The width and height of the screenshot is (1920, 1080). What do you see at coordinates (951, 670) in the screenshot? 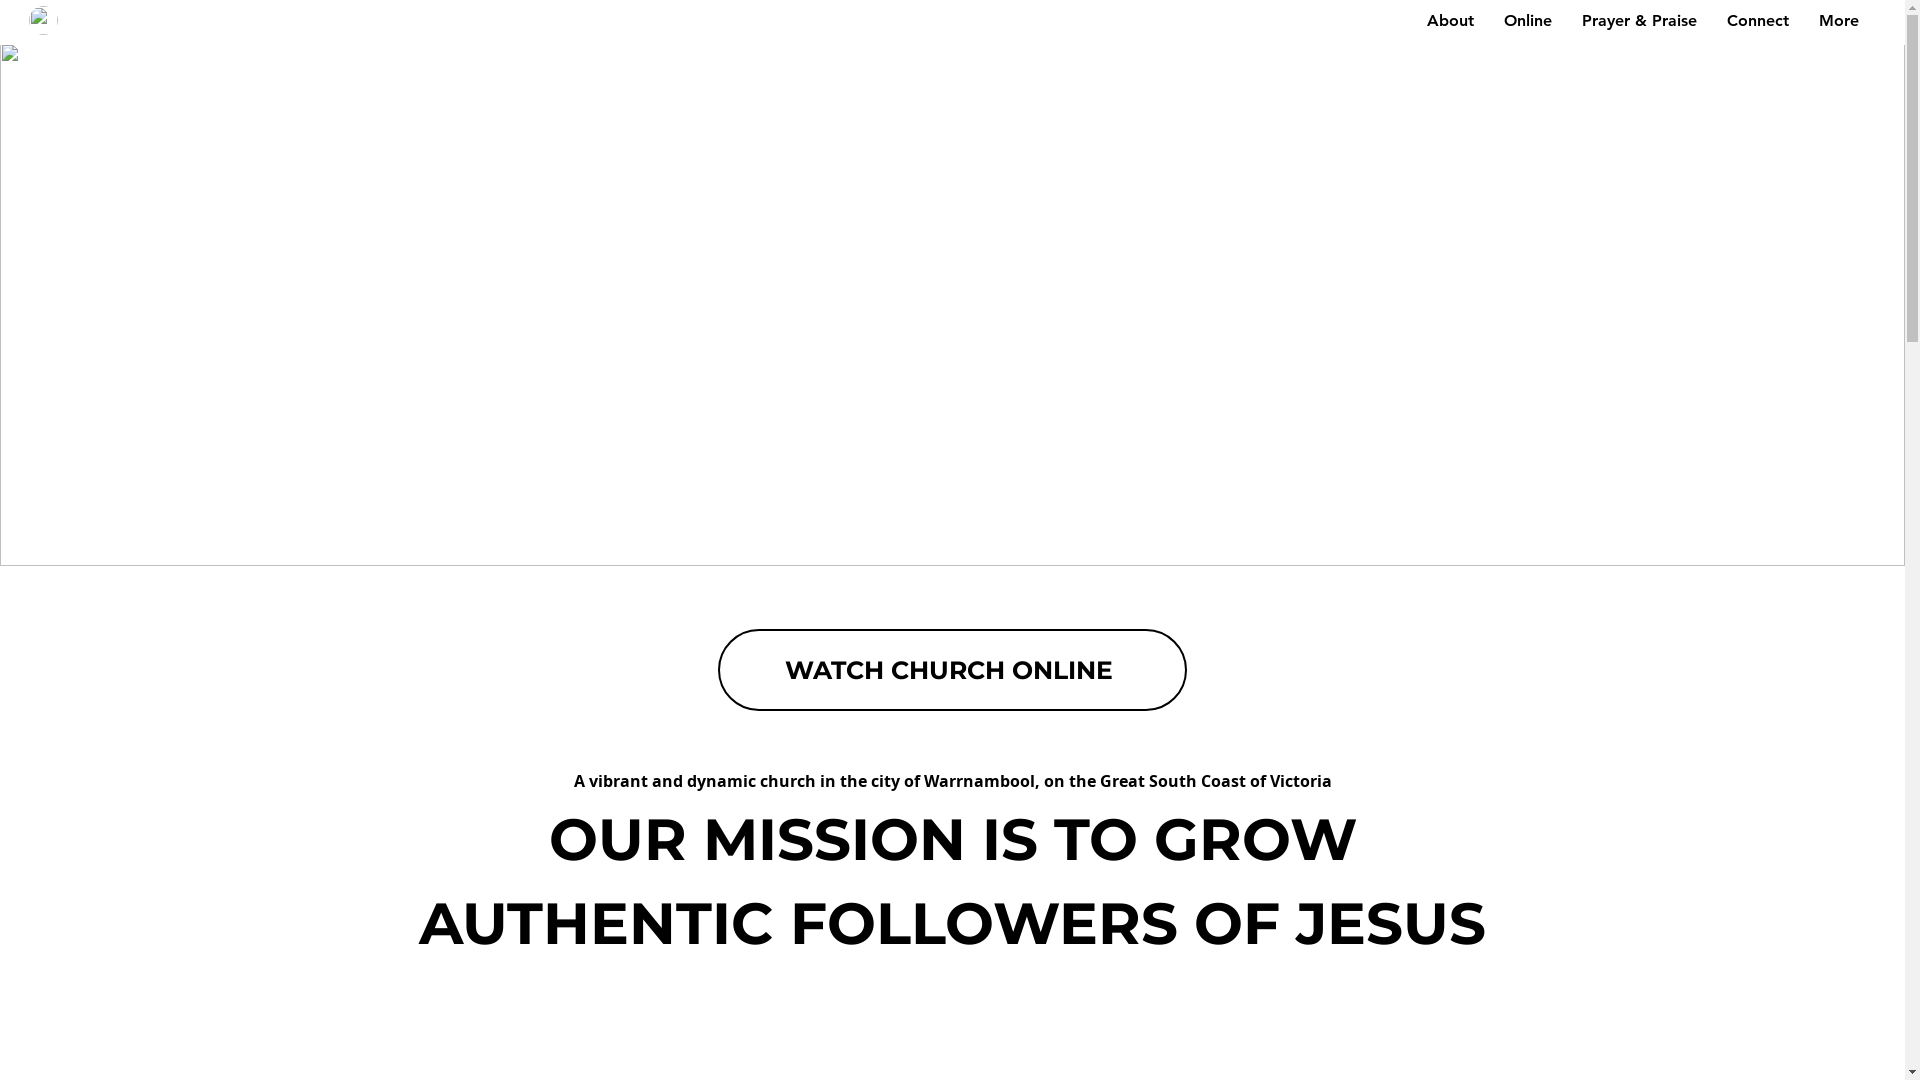
I see `'WATCH CHURCH ONLINE'` at bounding box center [951, 670].